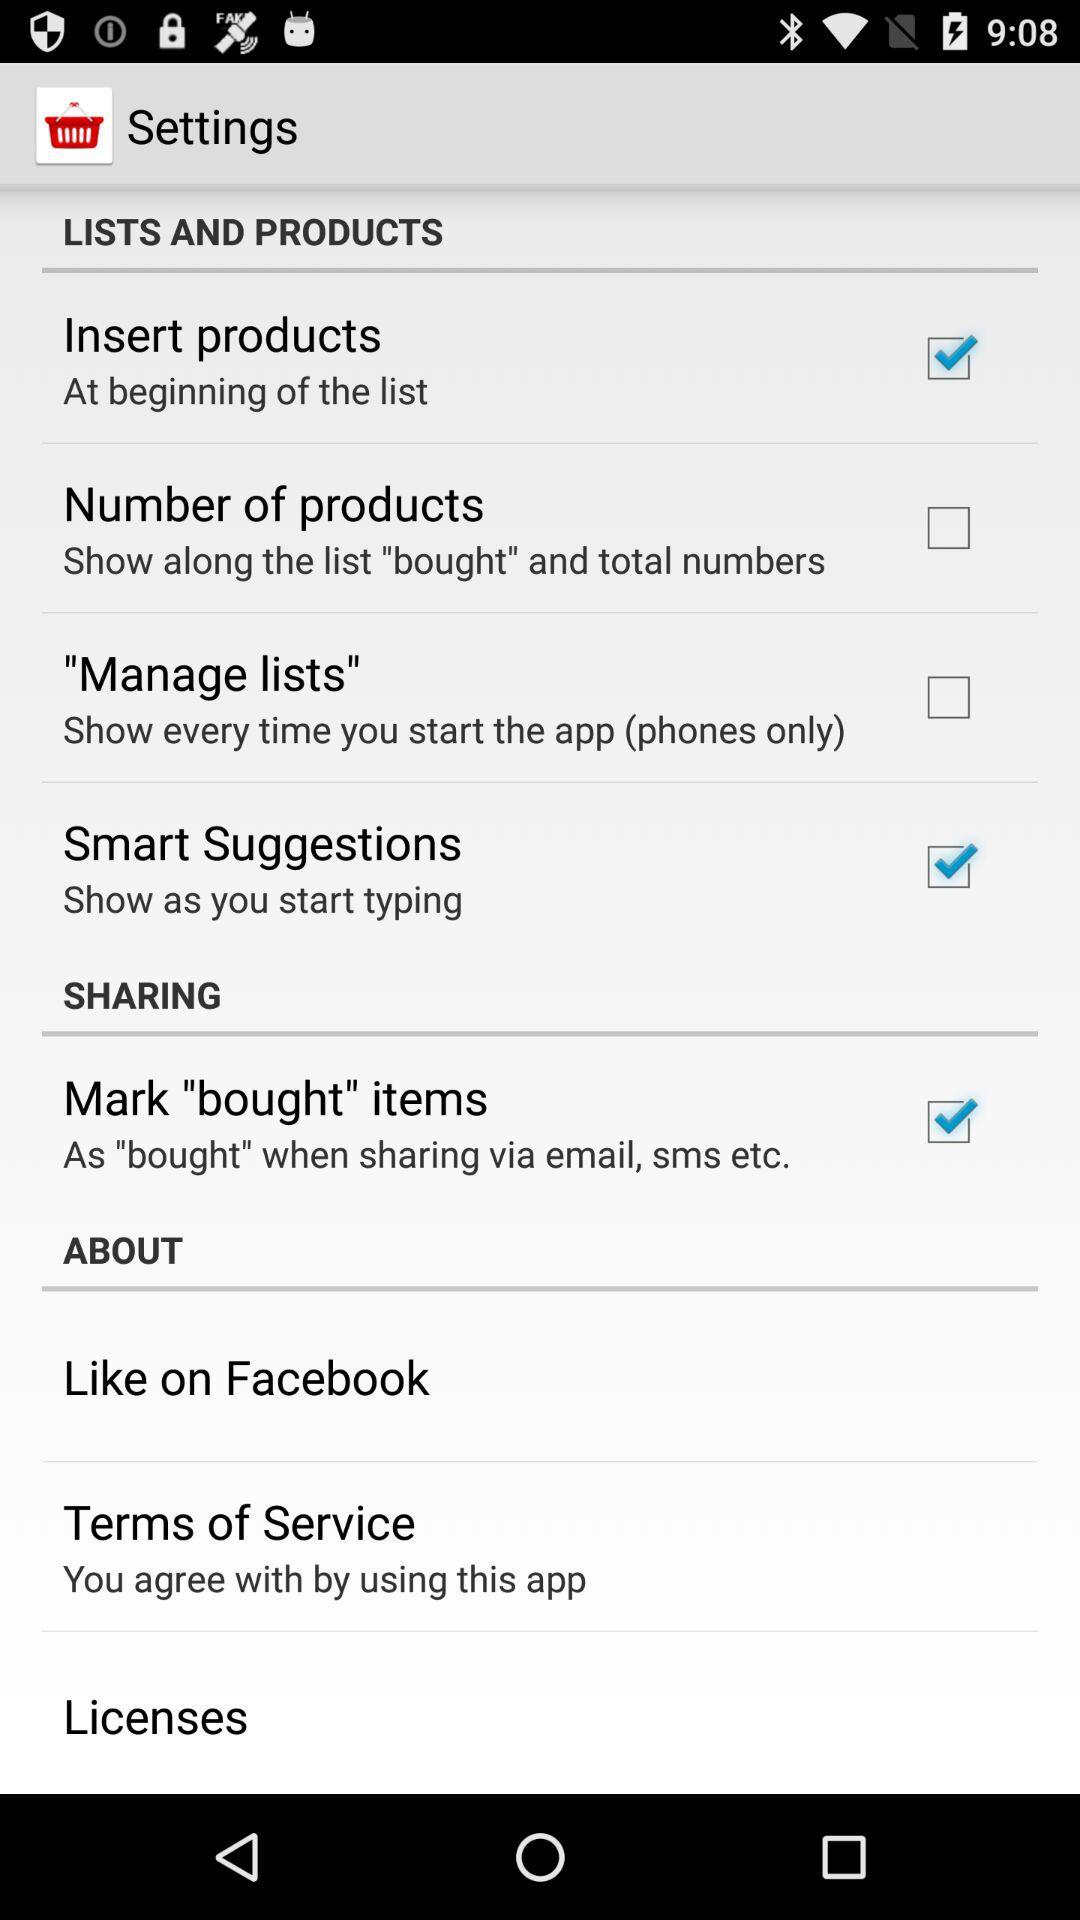  I want to click on smart suggestions icon, so click(261, 841).